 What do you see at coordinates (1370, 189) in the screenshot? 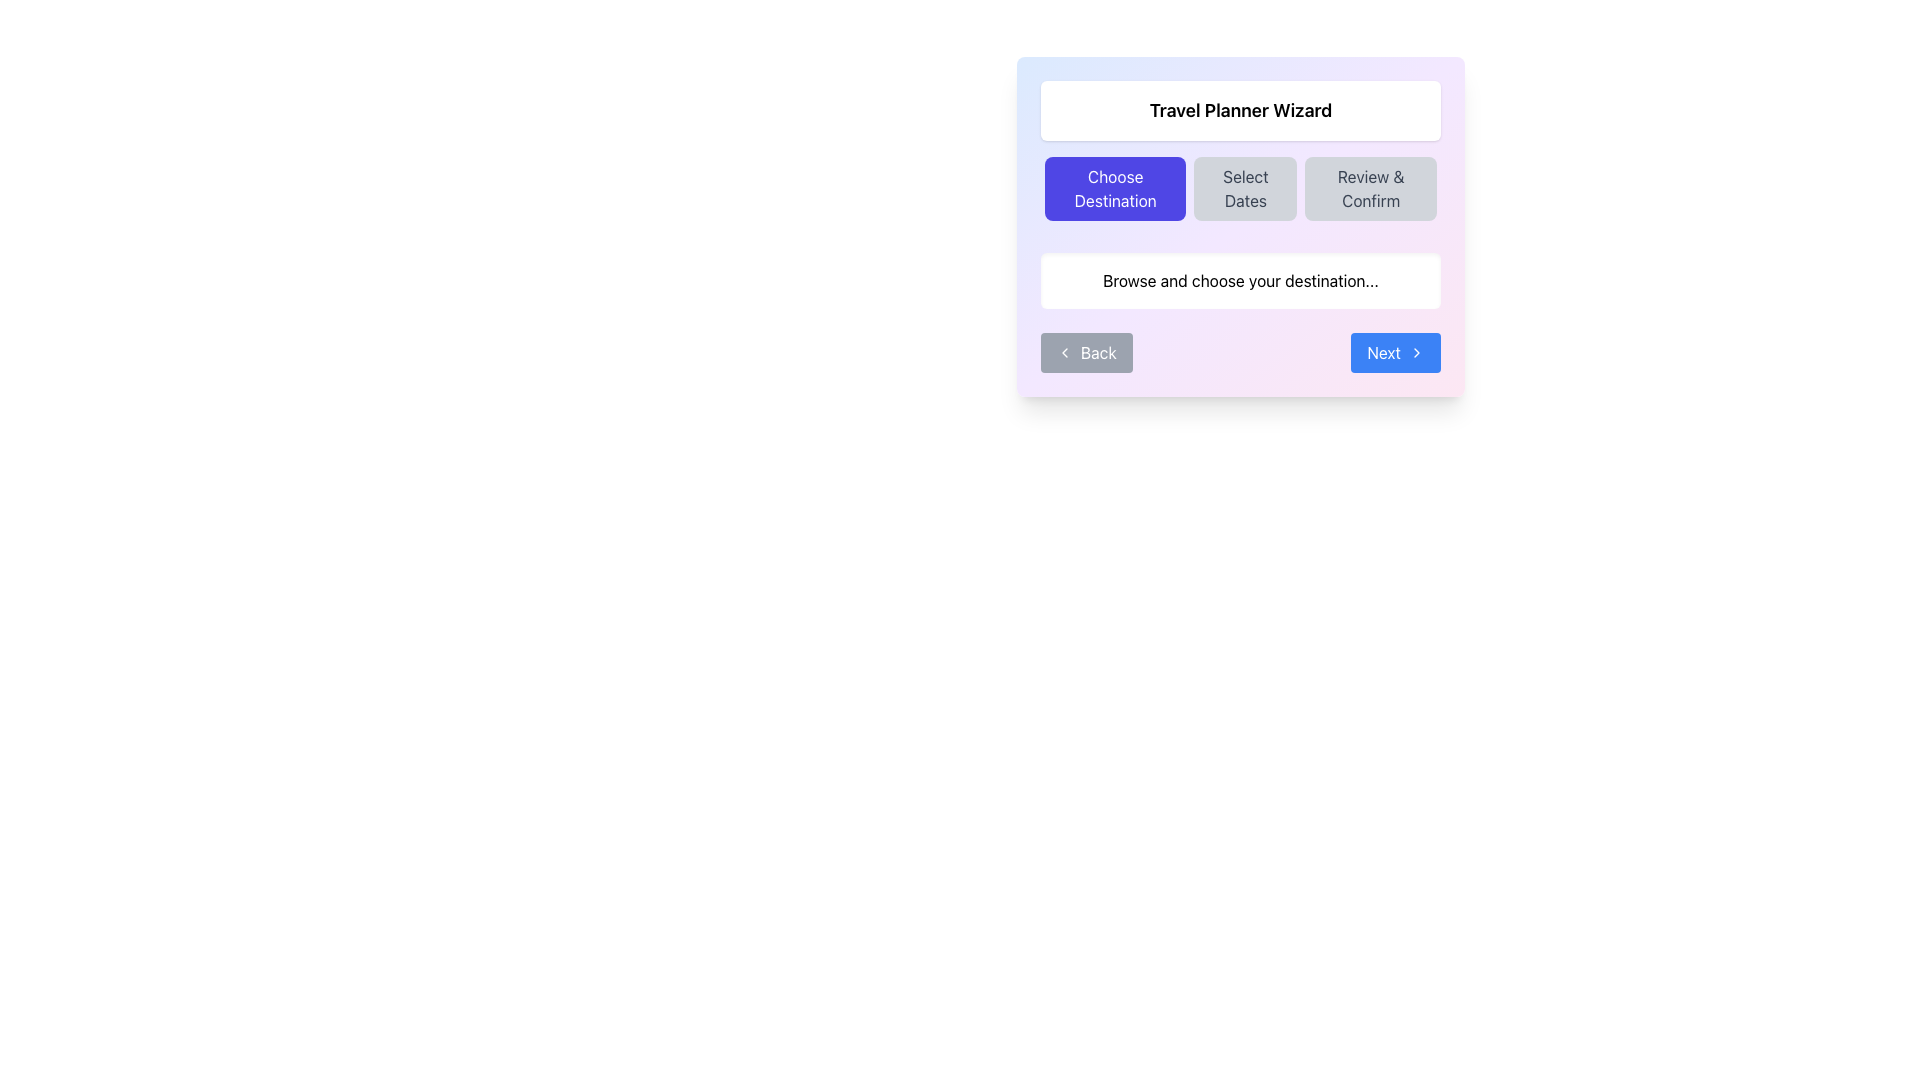
I see `the 'Review & Confirm' button, which is the third button in a row with a light gray background and gray text` at bounding box center [1370, 189].